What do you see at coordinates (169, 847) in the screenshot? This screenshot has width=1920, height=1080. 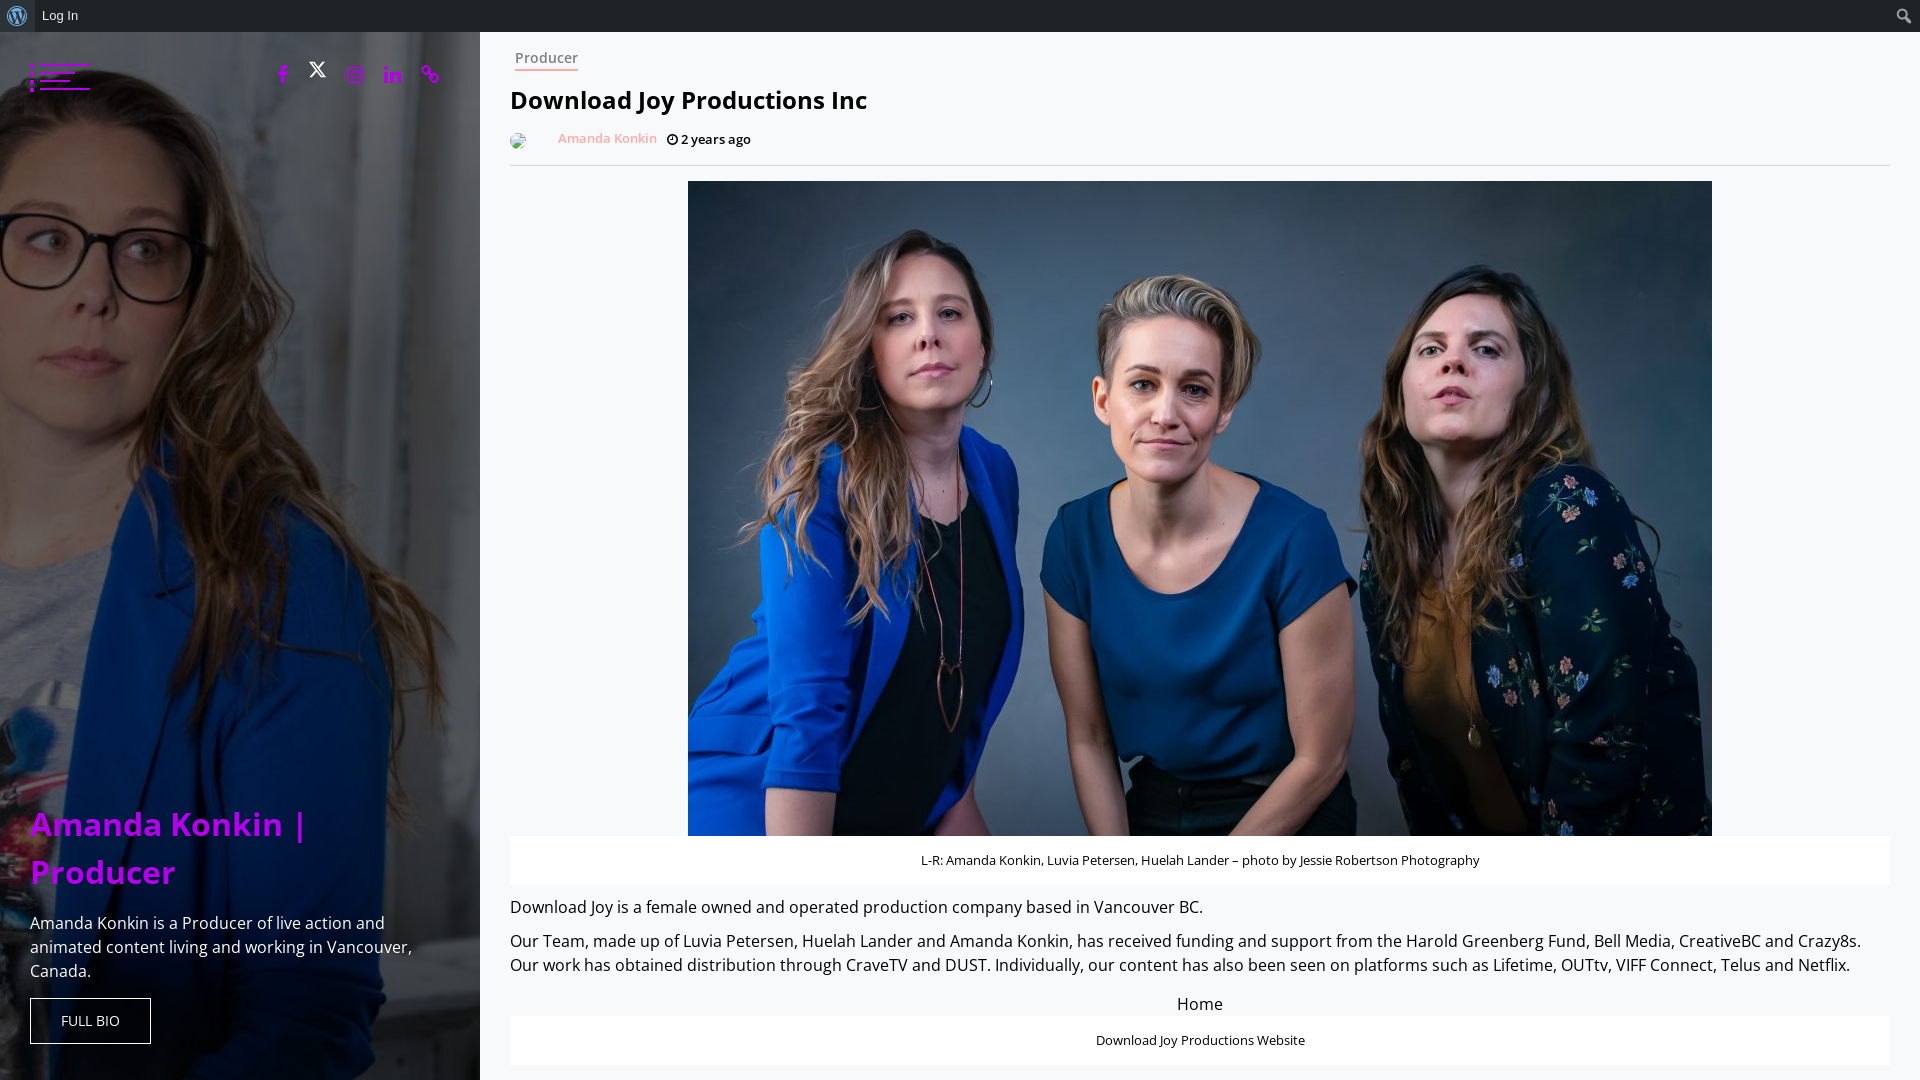 I see `'Amanda Konkin | Producer'` at bounding box center [169, 847].